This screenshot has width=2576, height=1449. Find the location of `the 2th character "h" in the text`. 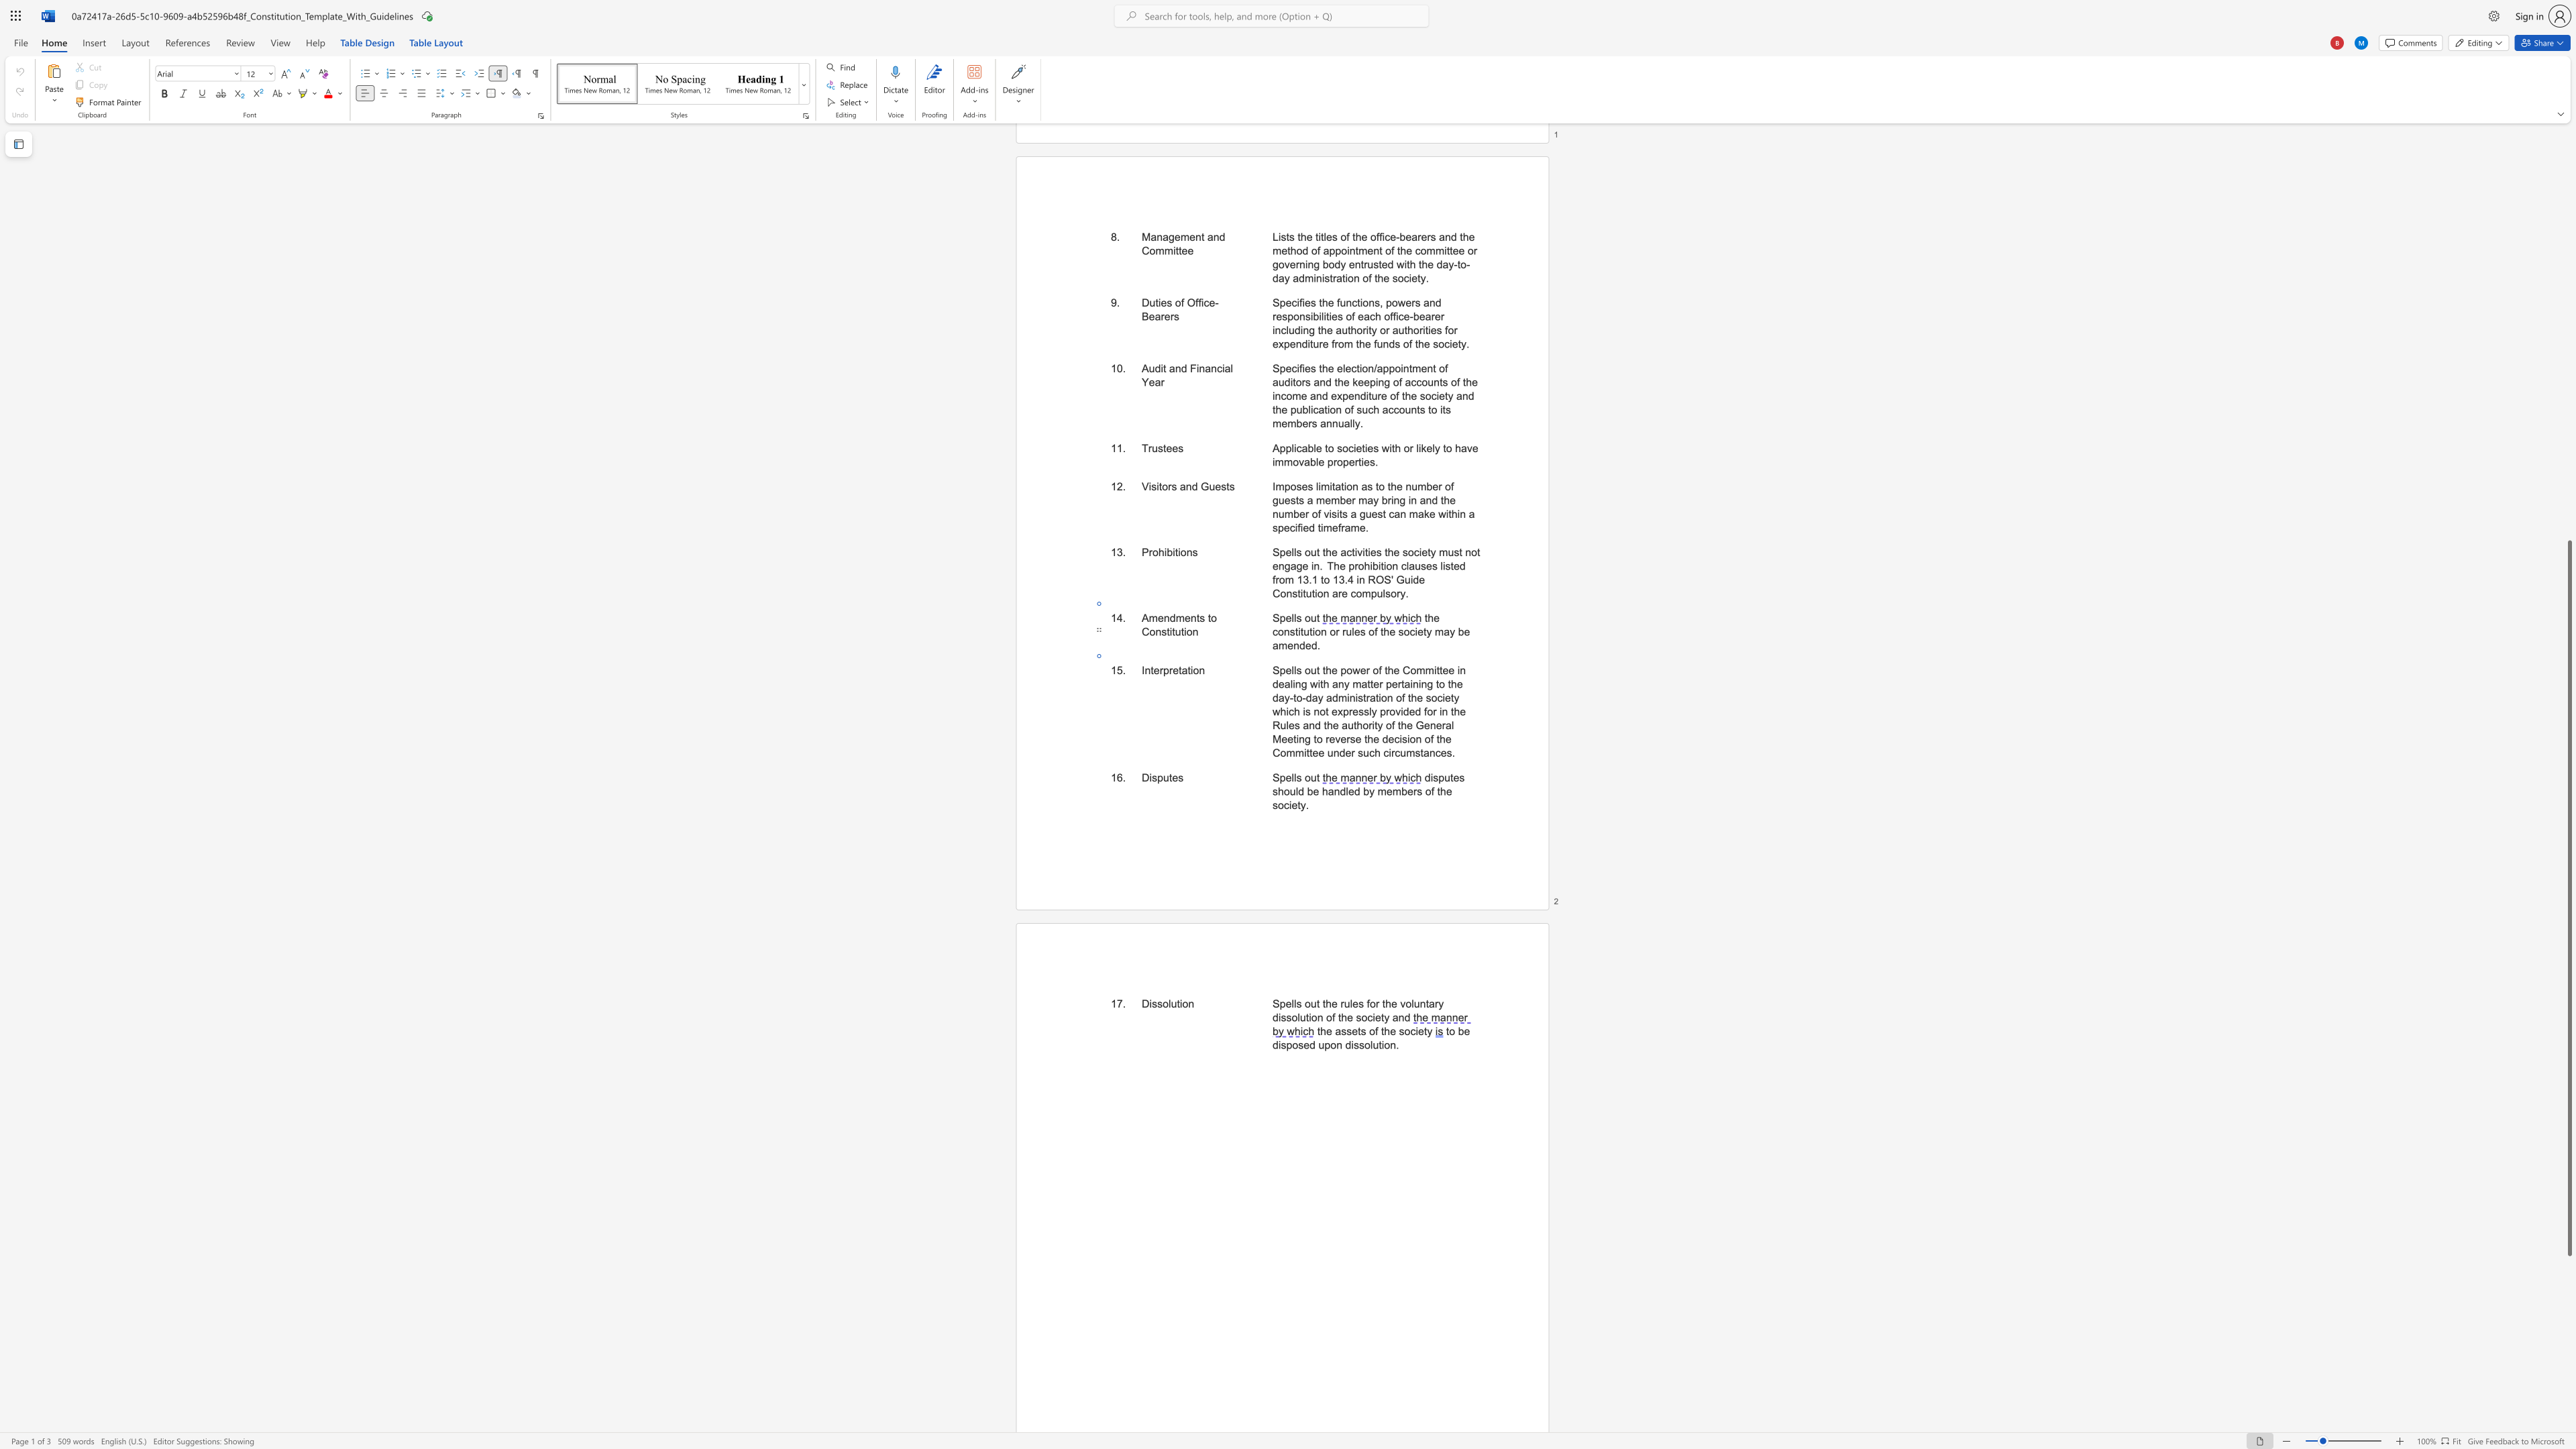

the 2th character "h" in the text is located at coordinates (1387, 1002).